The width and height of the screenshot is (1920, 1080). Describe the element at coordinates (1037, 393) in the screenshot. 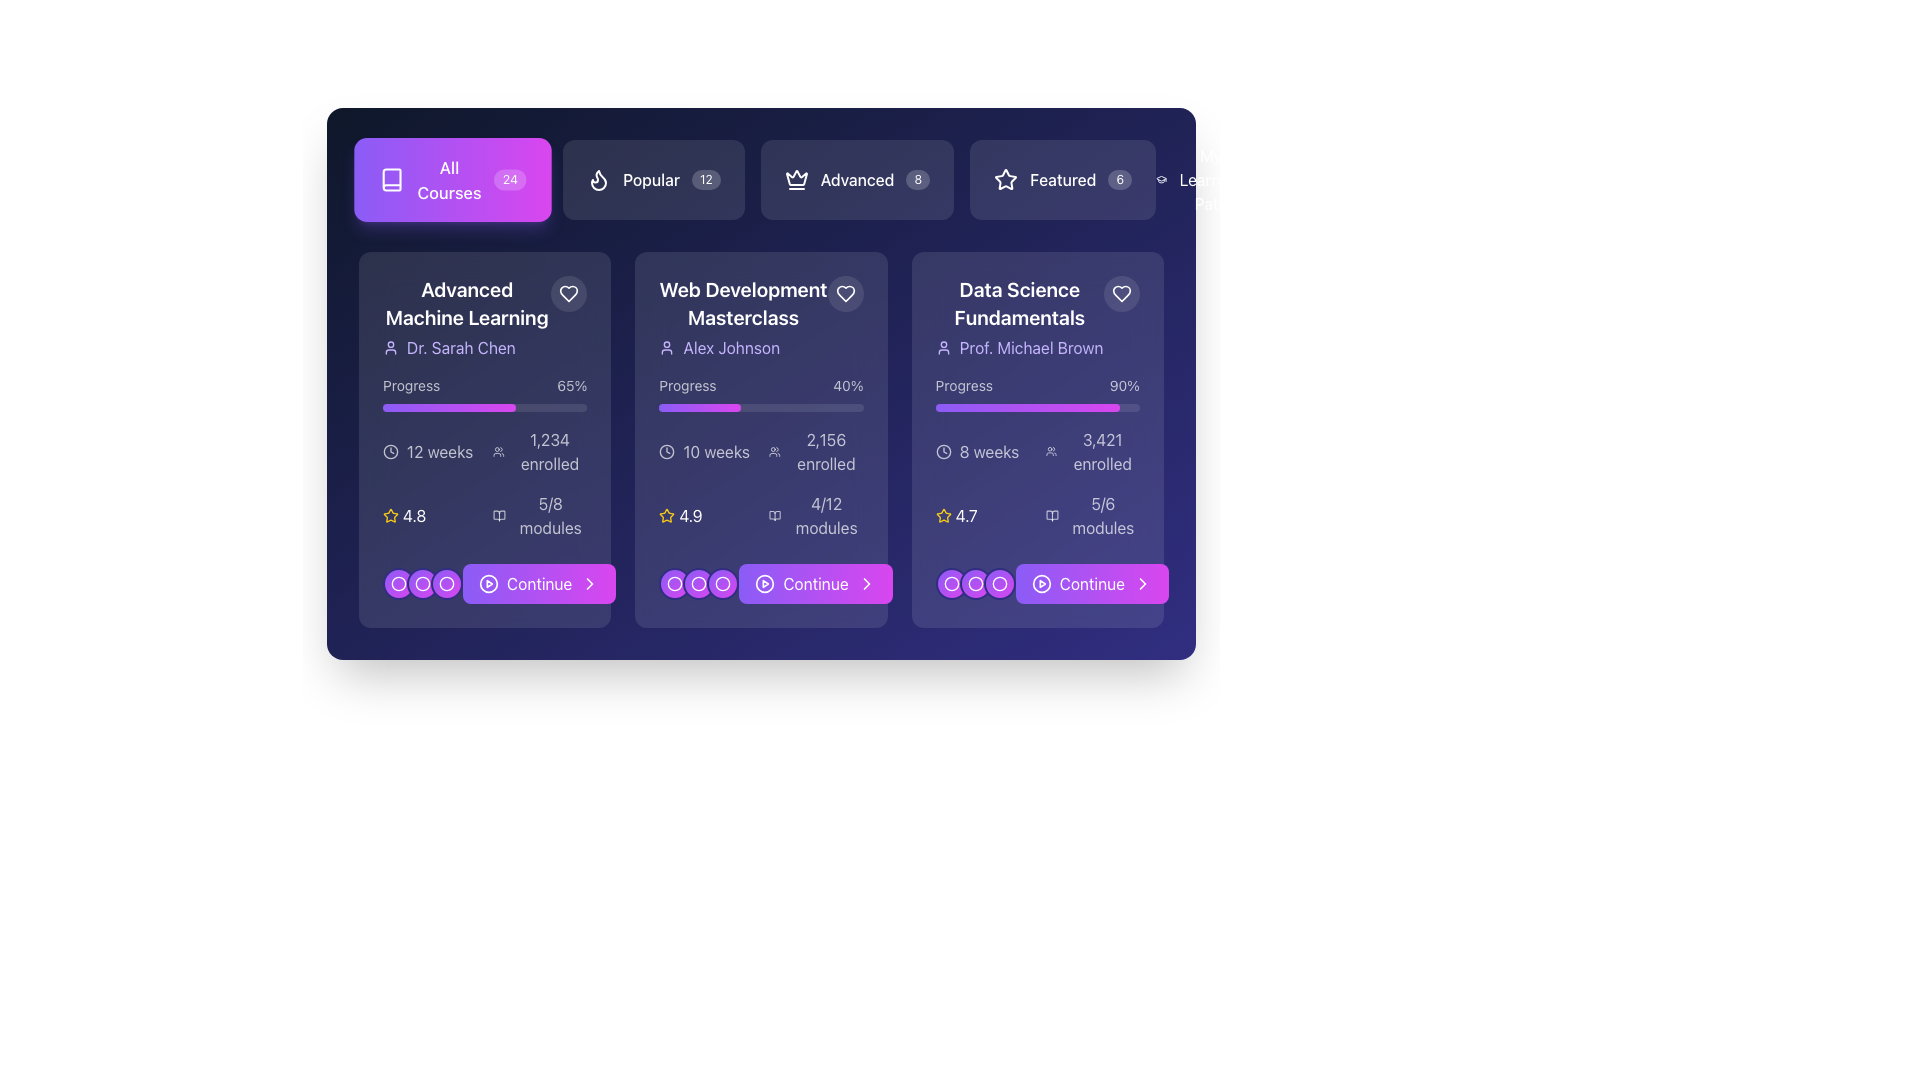

I see `the progress information displayed in the progress bar within the 'Data Science Fundamentals' card, located in the upper-middle section of the card` at that location.